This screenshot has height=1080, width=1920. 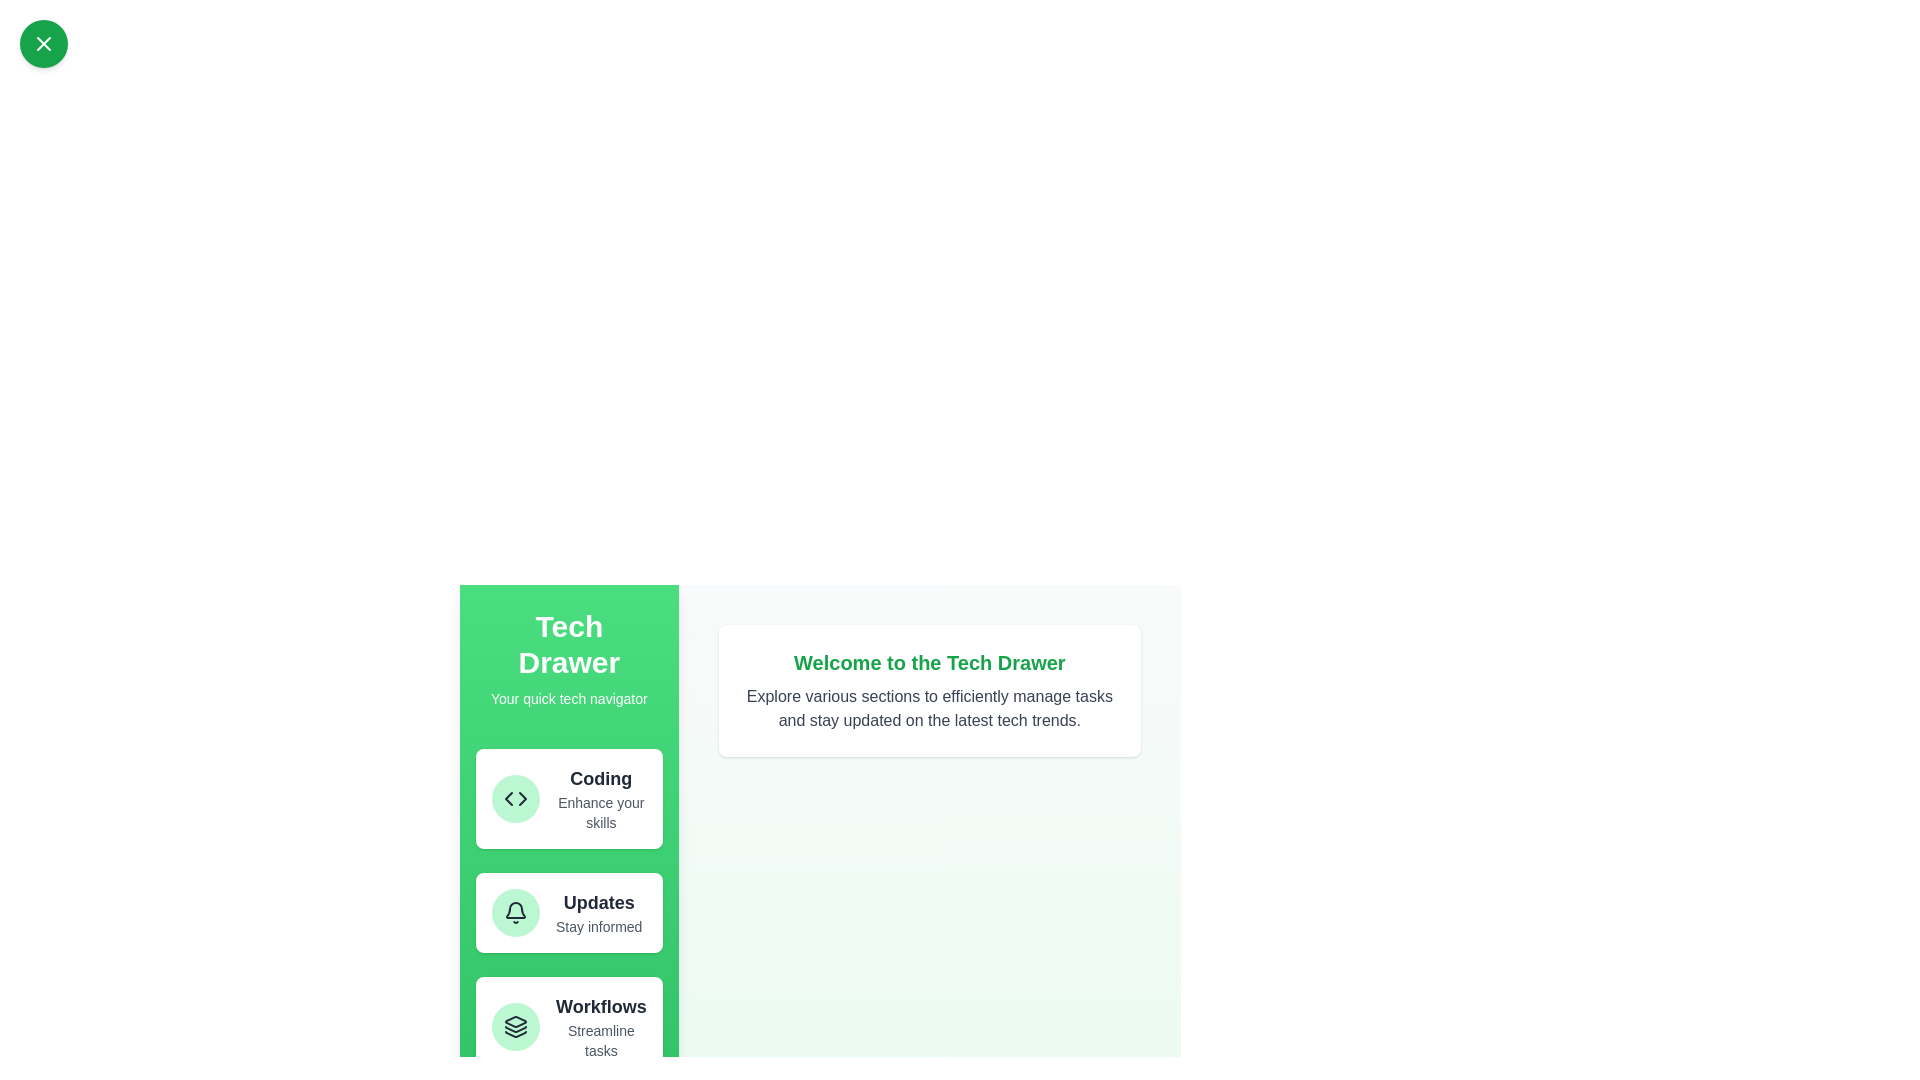 I want to click on the item Updates in the drawer, so click(x=568, y=913).